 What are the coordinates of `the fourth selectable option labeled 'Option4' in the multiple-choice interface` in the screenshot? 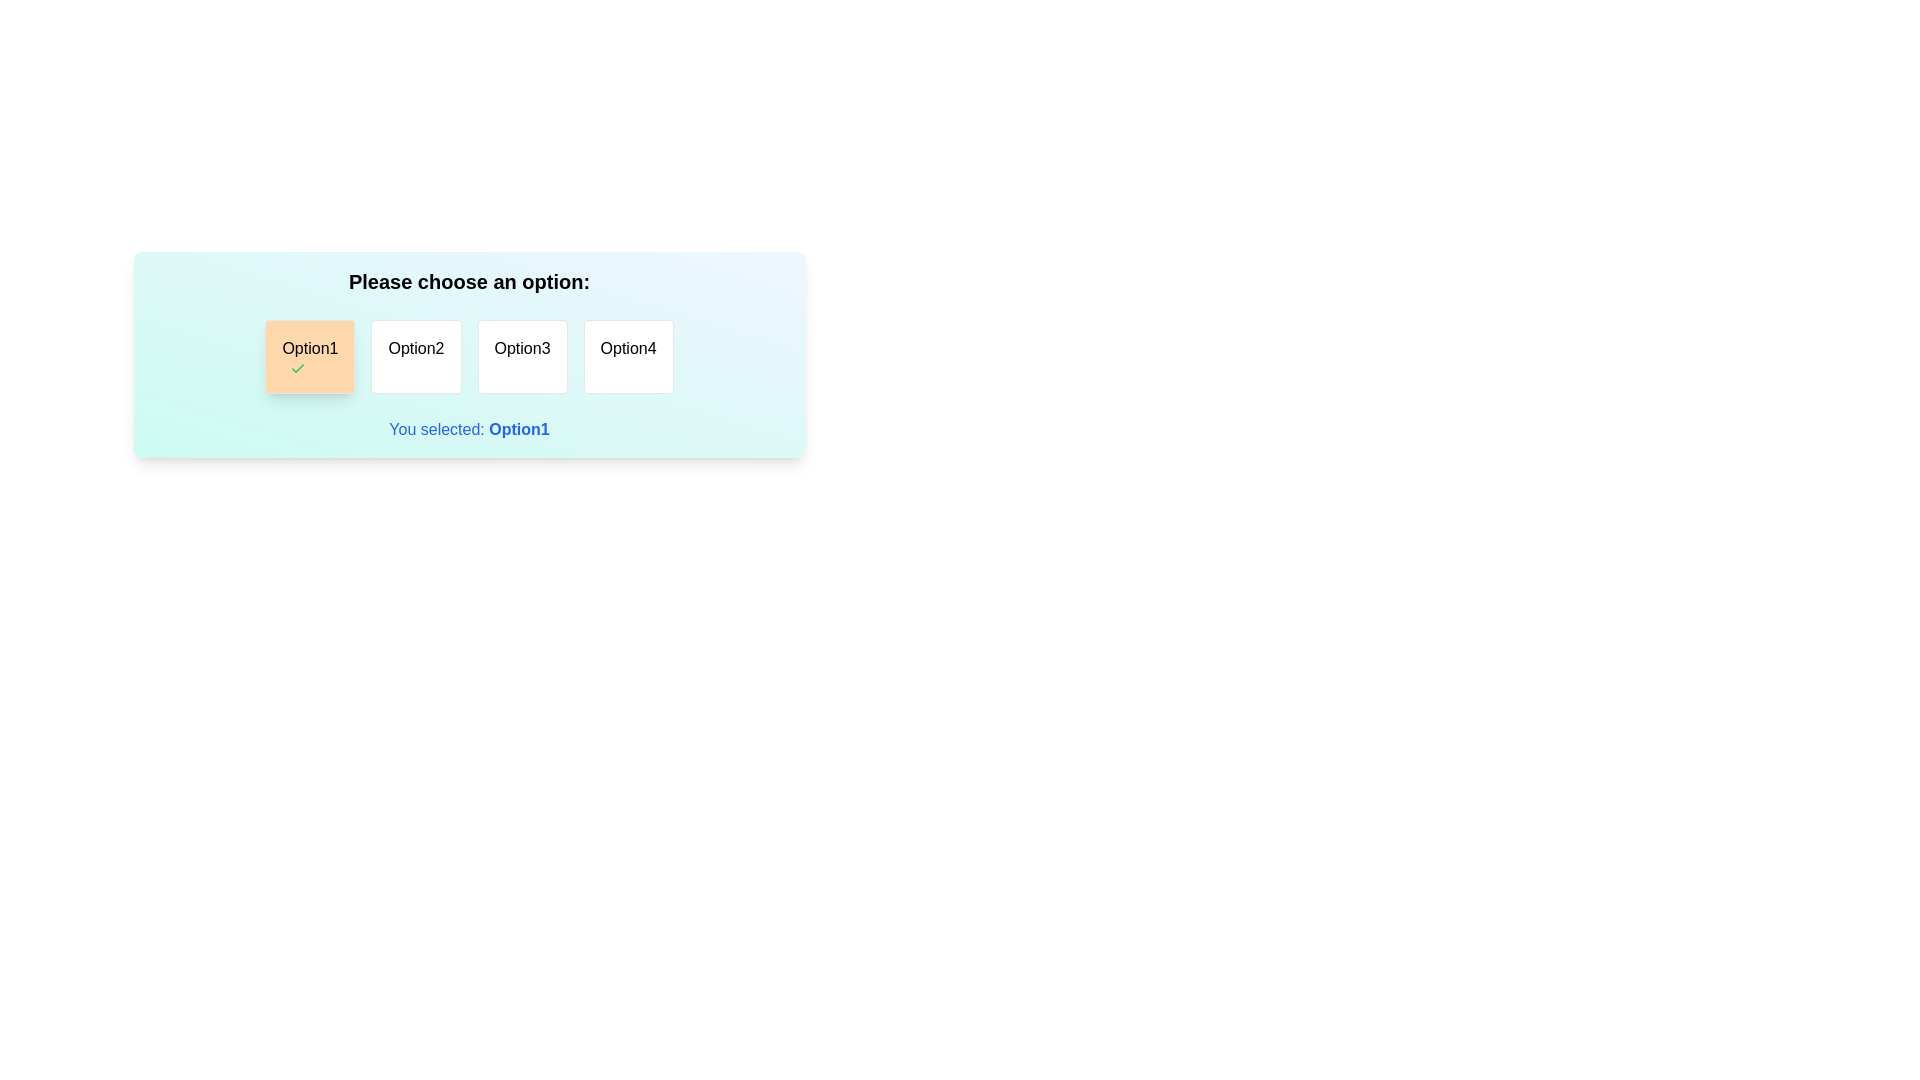 It's located at (627, 356).